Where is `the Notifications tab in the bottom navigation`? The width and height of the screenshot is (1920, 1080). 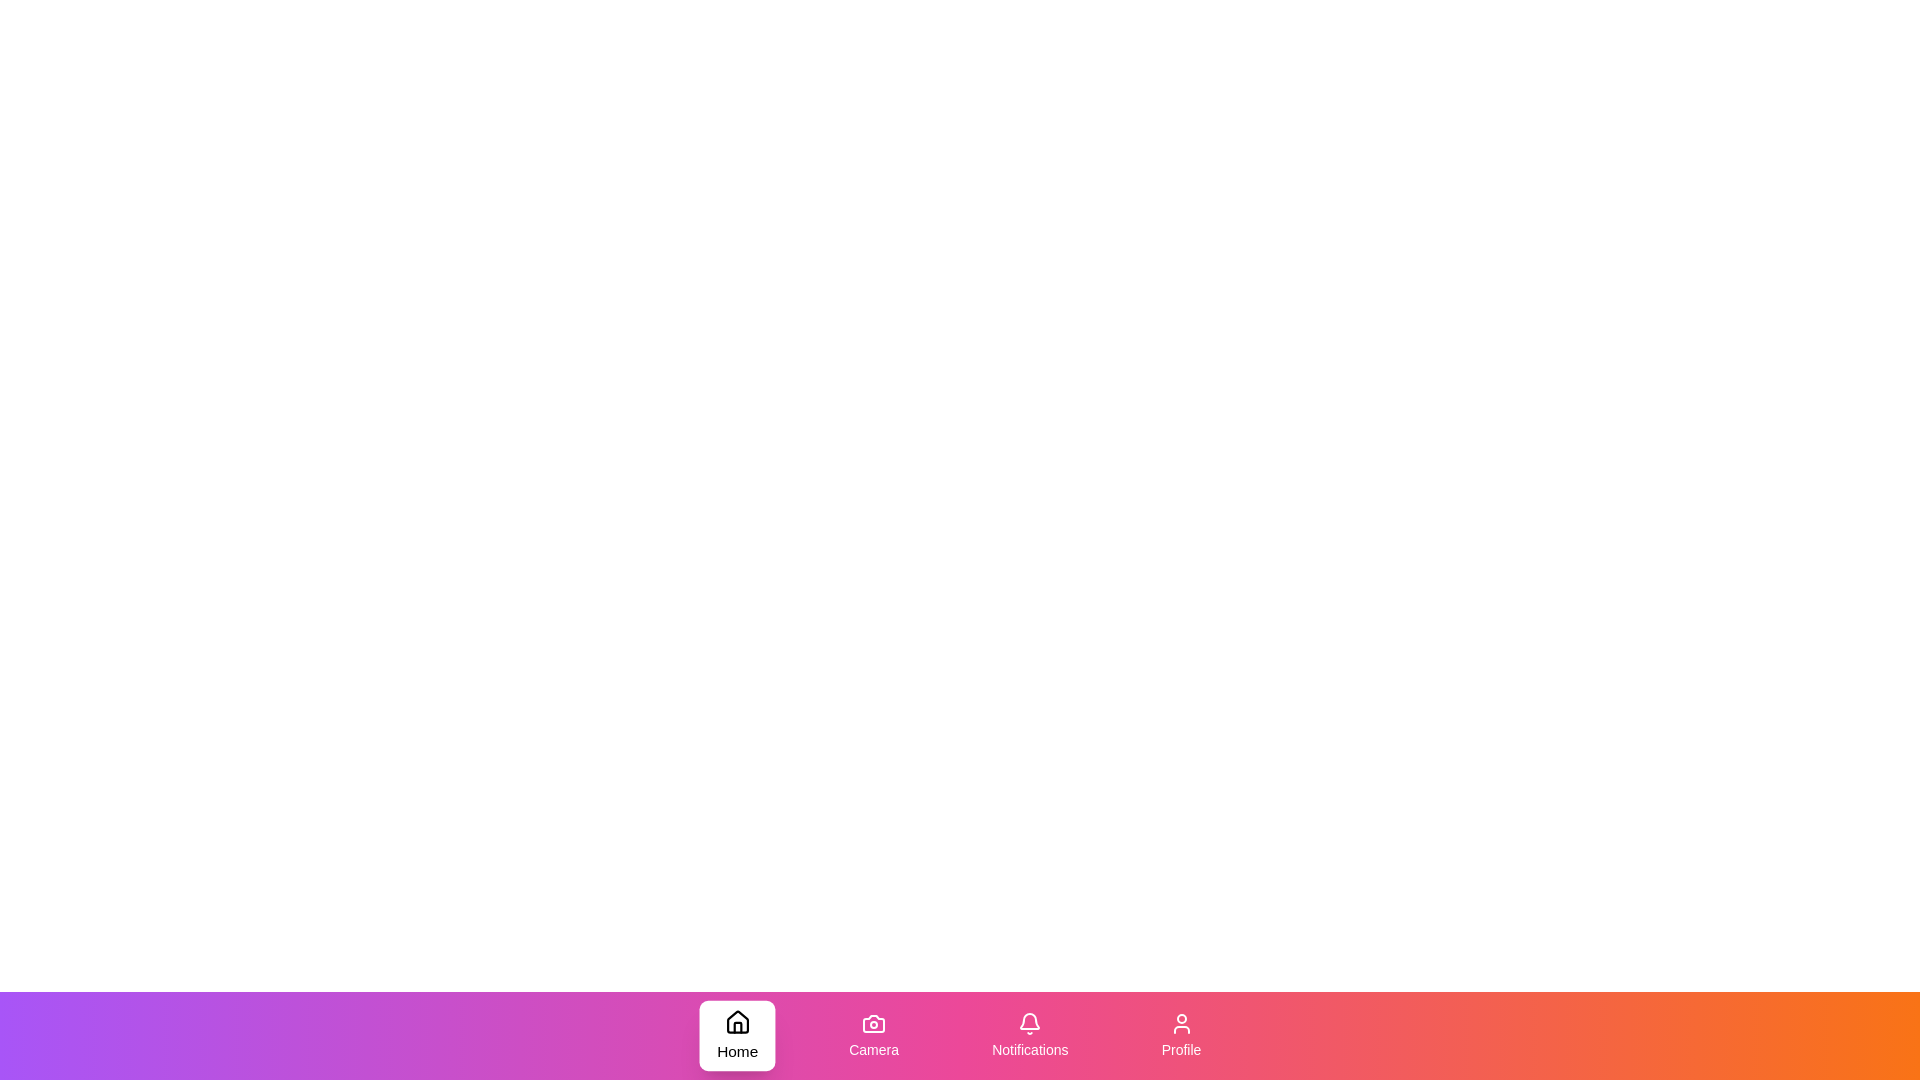 the Notifications tab in the bottom navigation is located at coordinates (1030, 1035).